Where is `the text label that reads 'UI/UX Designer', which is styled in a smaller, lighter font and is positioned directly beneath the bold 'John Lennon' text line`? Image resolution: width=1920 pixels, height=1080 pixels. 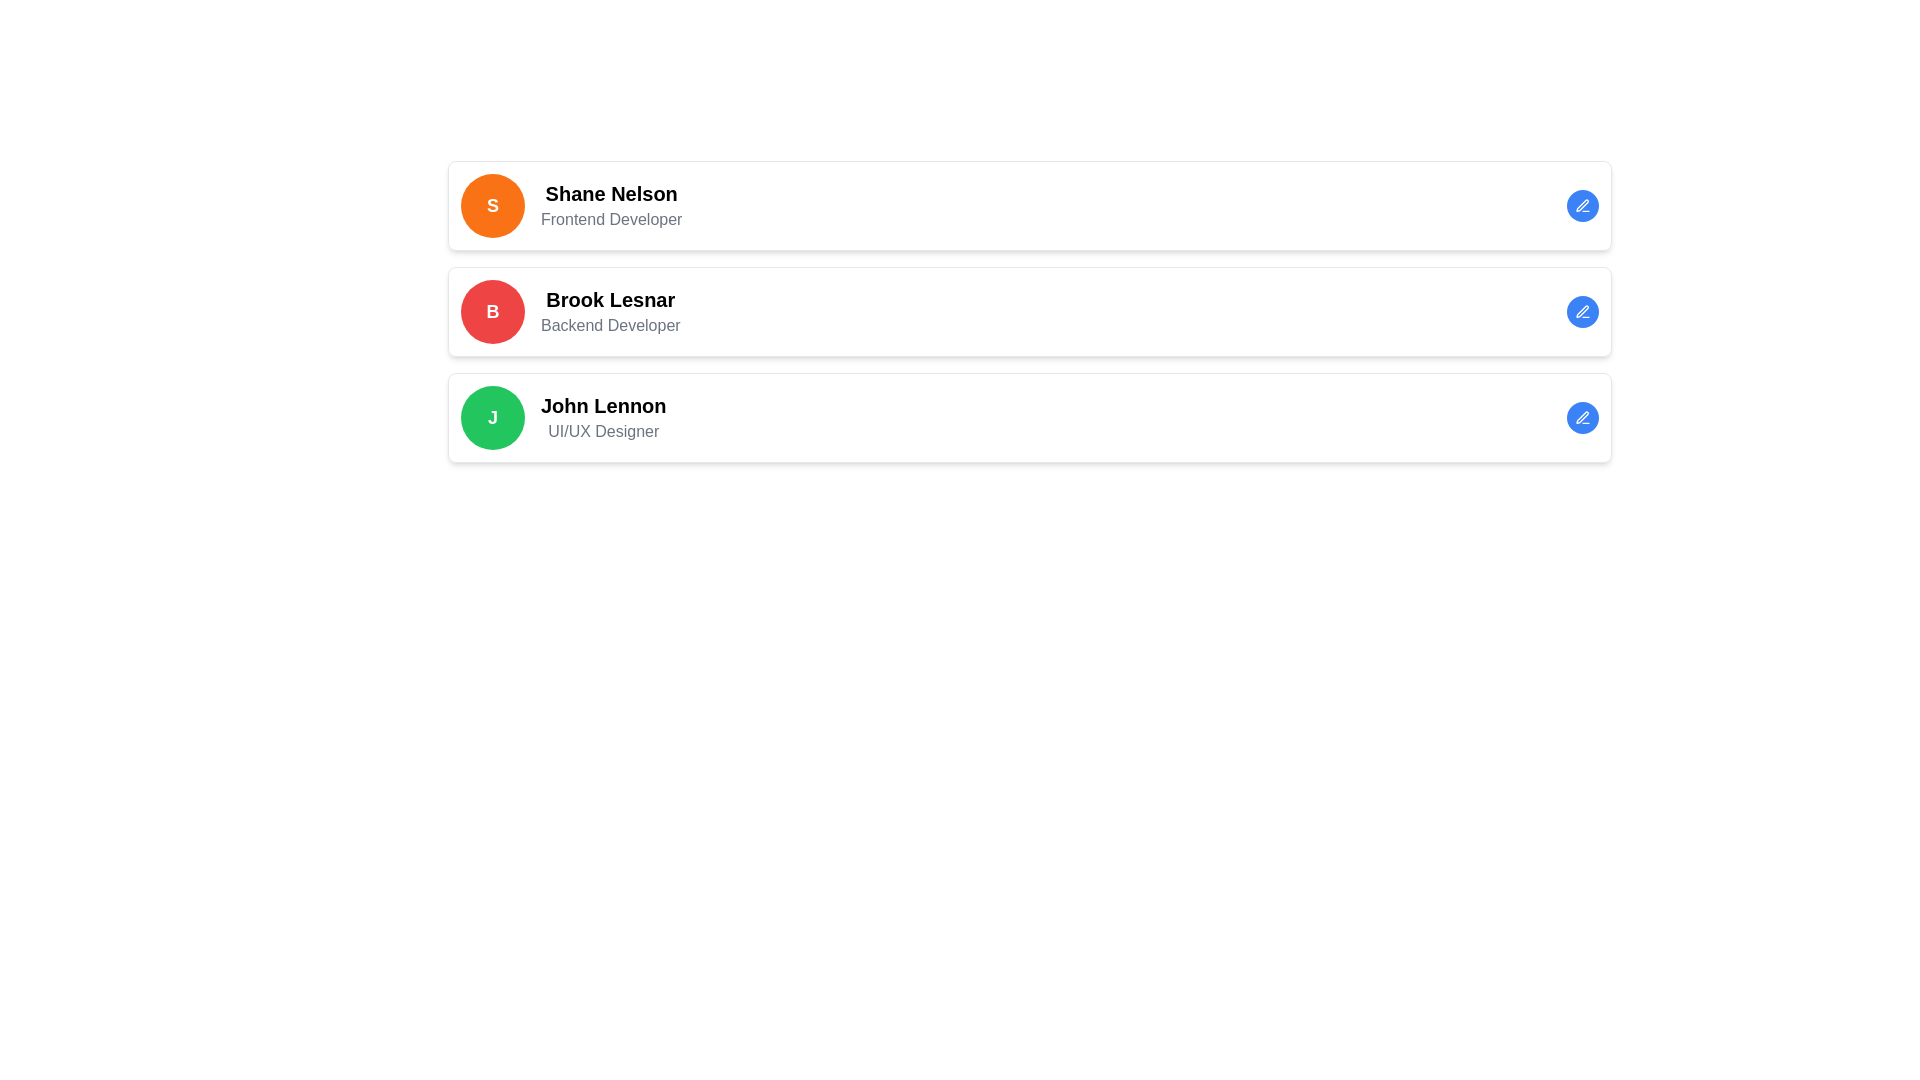
the text label that reads 'UI/UX Designer', which is styled in a smaller, lighter font and is positioned directly beneath the bold 'John Lennon' text line is located at coordinates (602, 431).